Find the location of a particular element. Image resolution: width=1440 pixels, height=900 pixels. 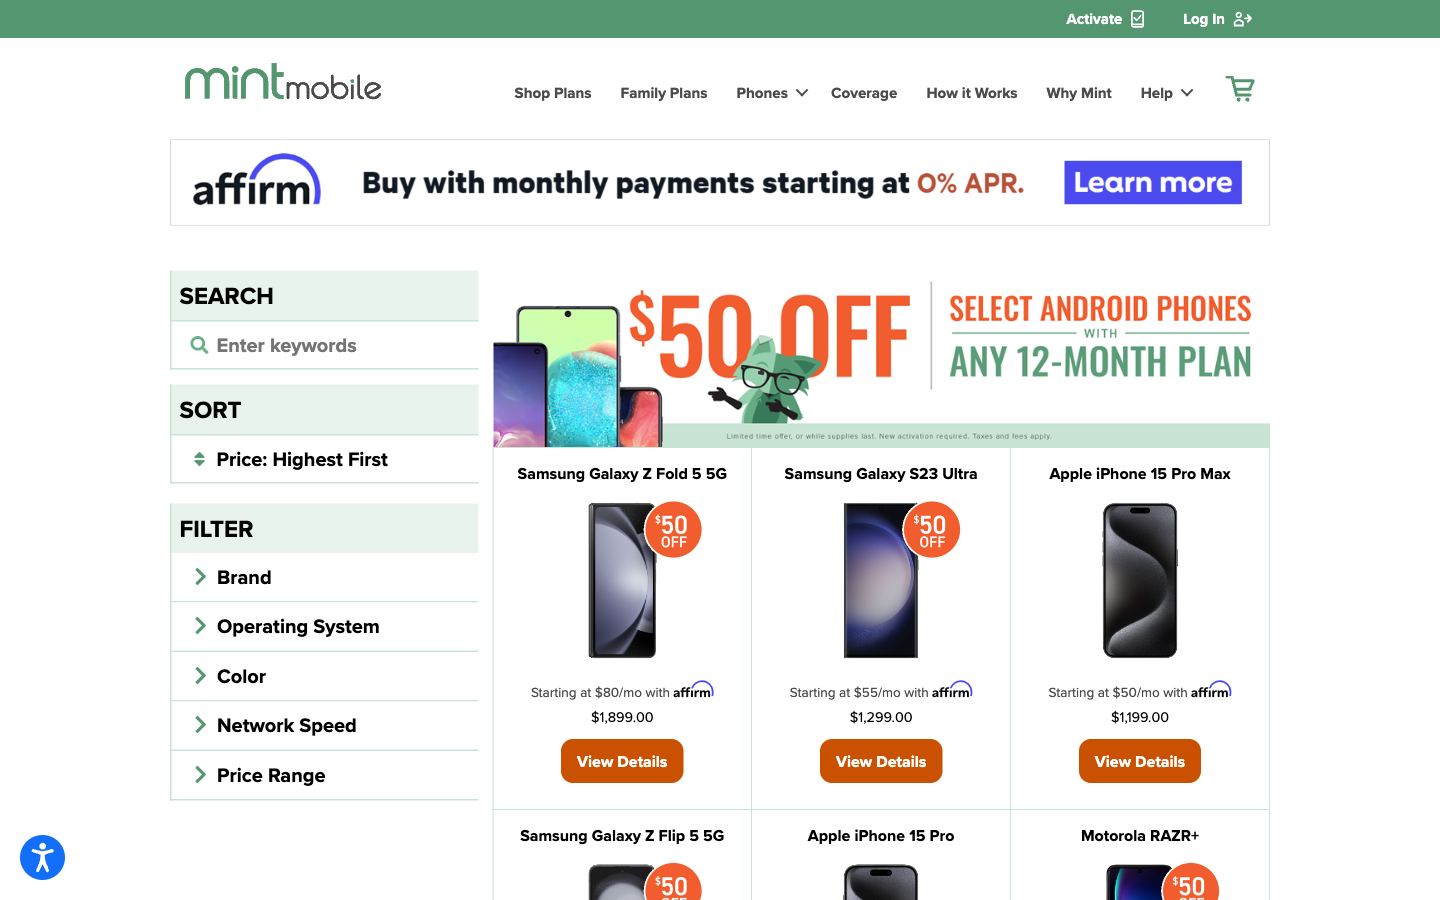

View Details of Motorola RAZR+ is located at coordinates (1139, 835).